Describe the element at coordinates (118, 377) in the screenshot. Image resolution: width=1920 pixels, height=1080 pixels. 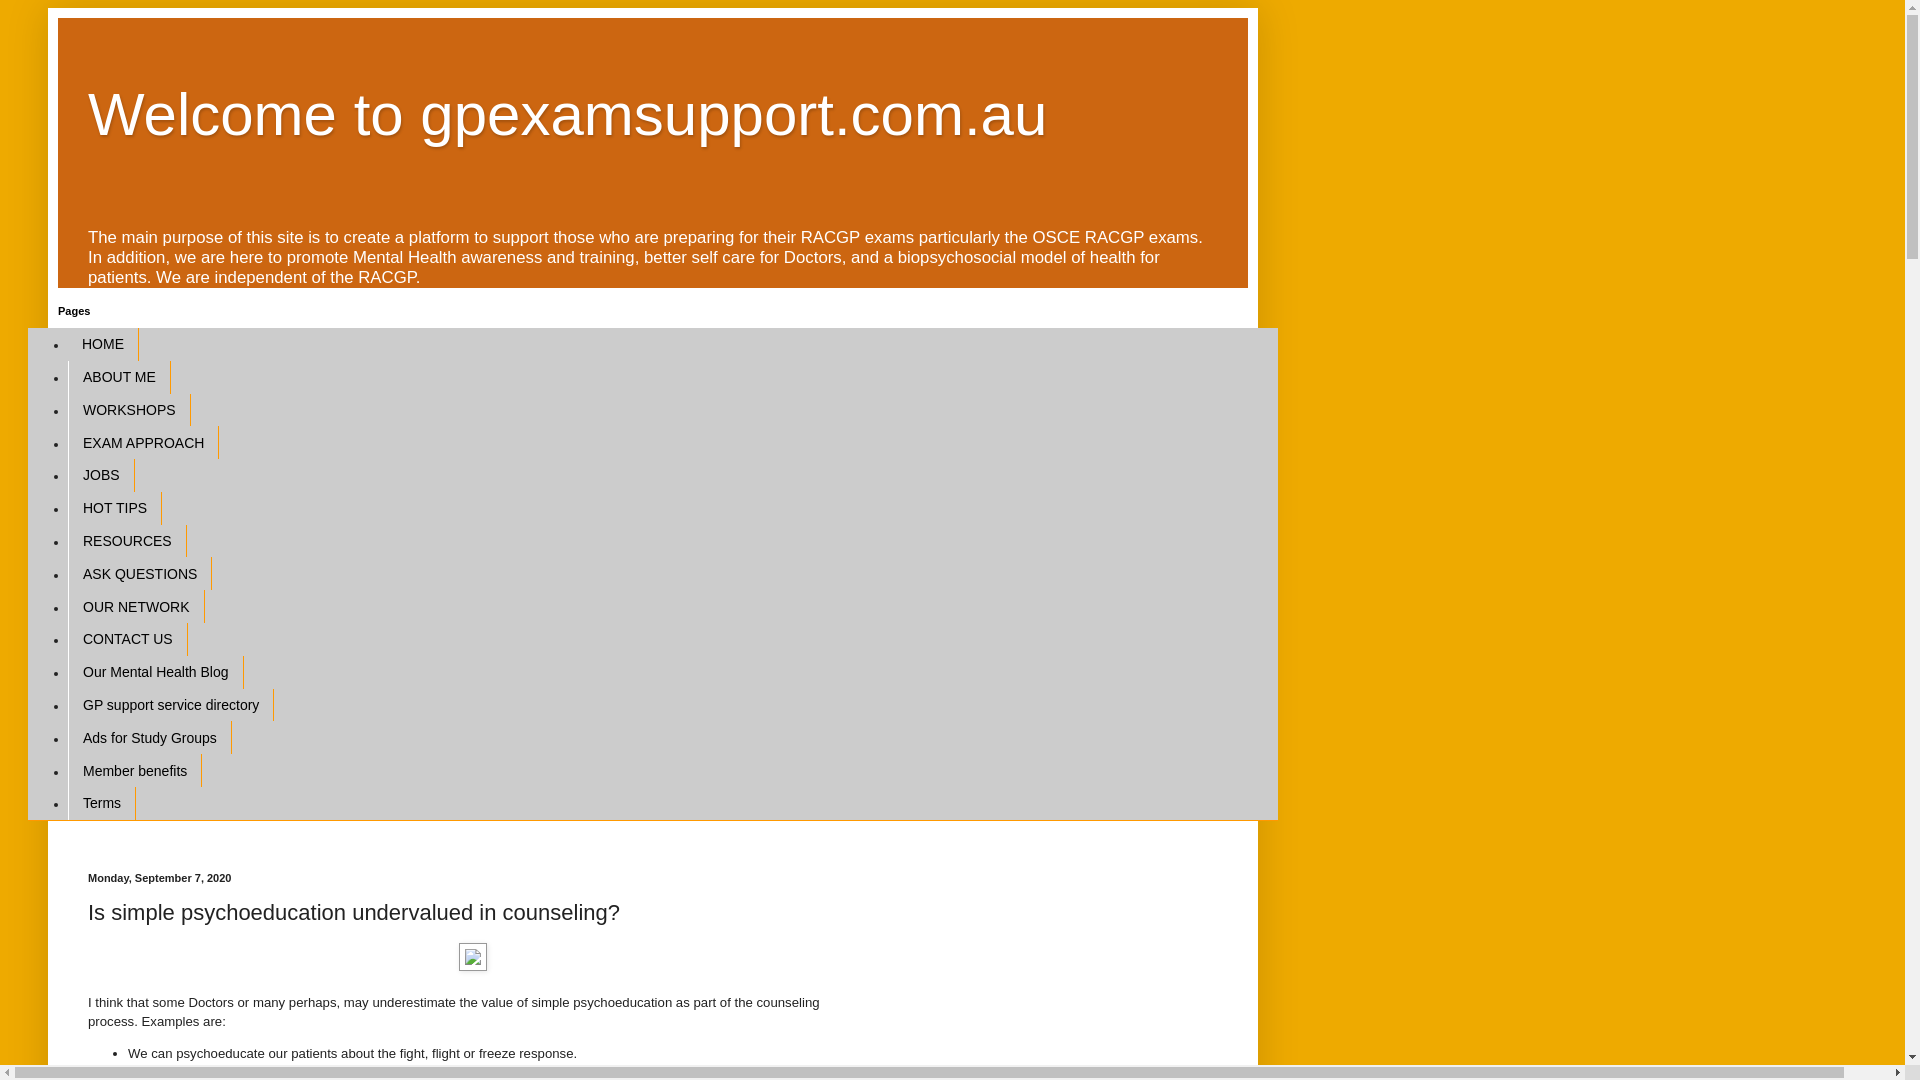
I see `'ABOUT ME'` at that location.